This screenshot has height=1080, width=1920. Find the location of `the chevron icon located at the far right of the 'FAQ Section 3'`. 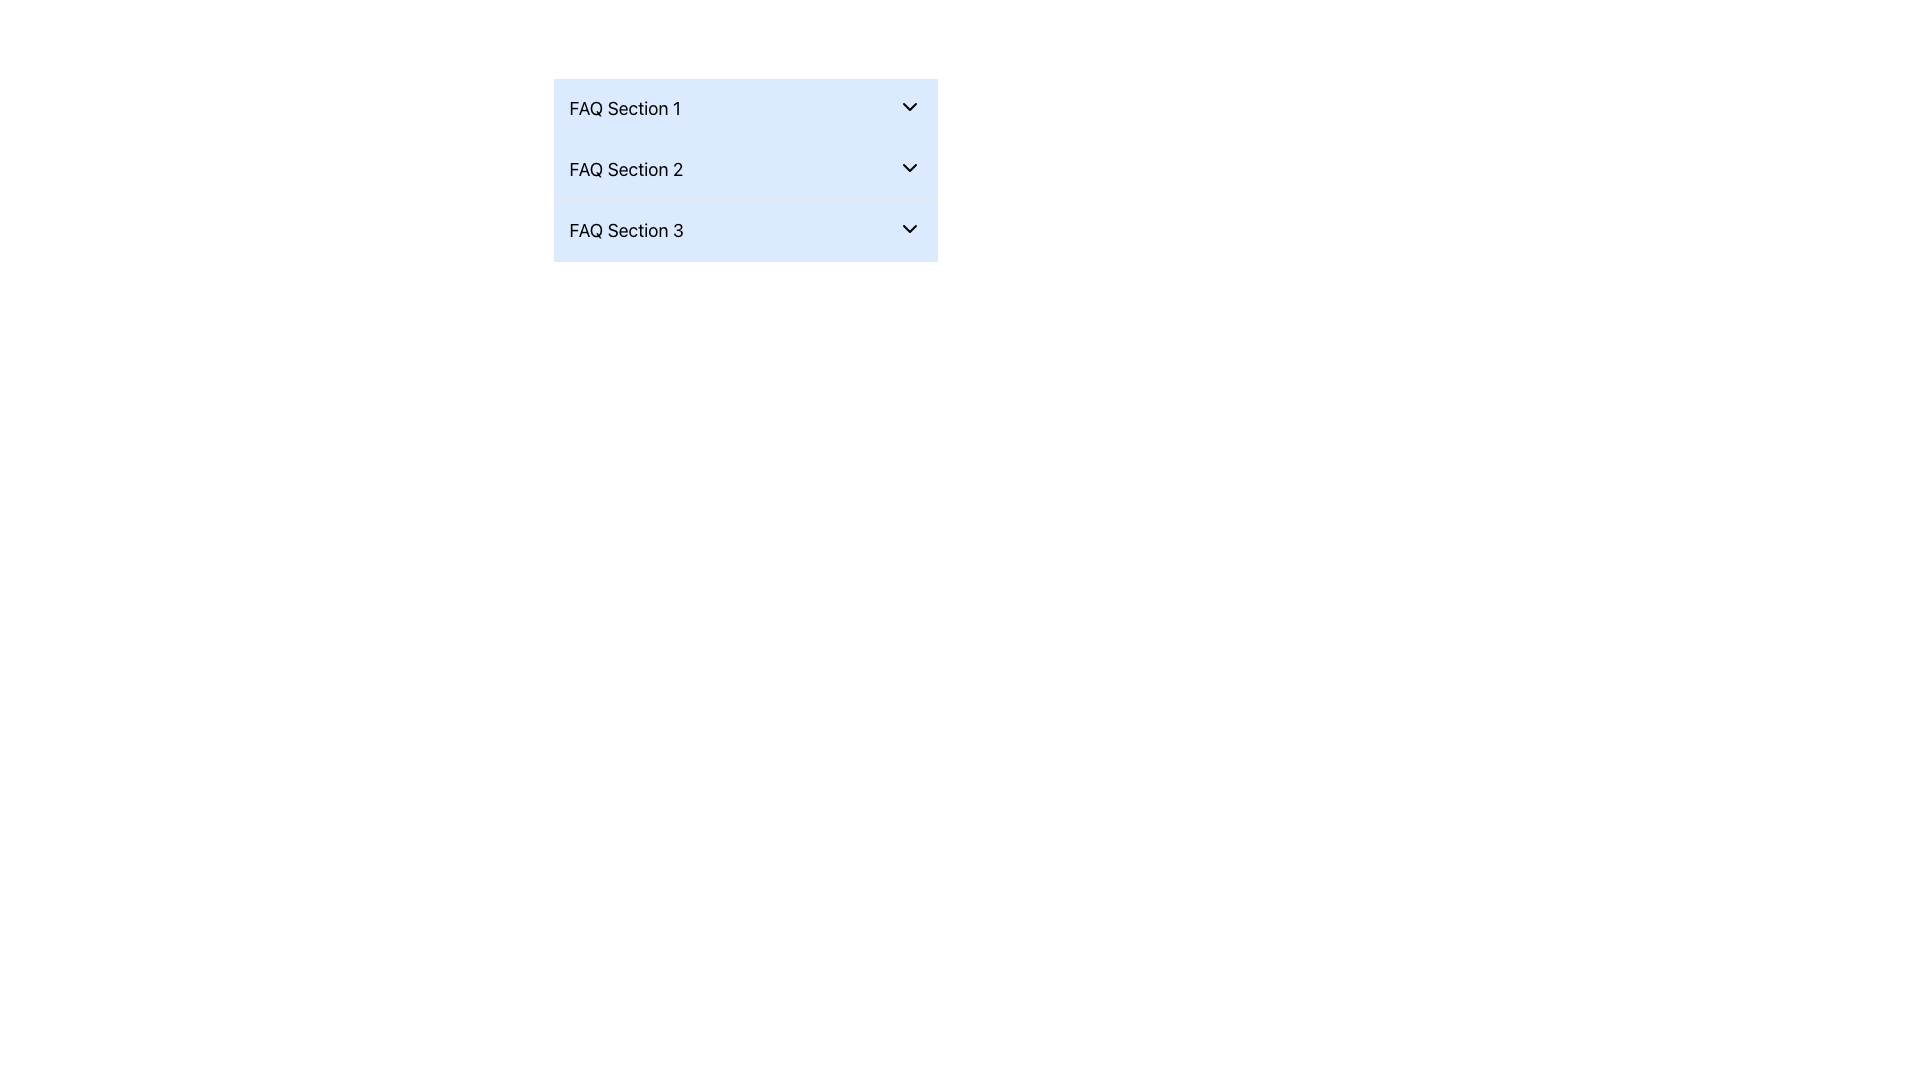

the chevron icon located at the far right of the 'FAQ Section 3' is located at coordinates (908, 227).